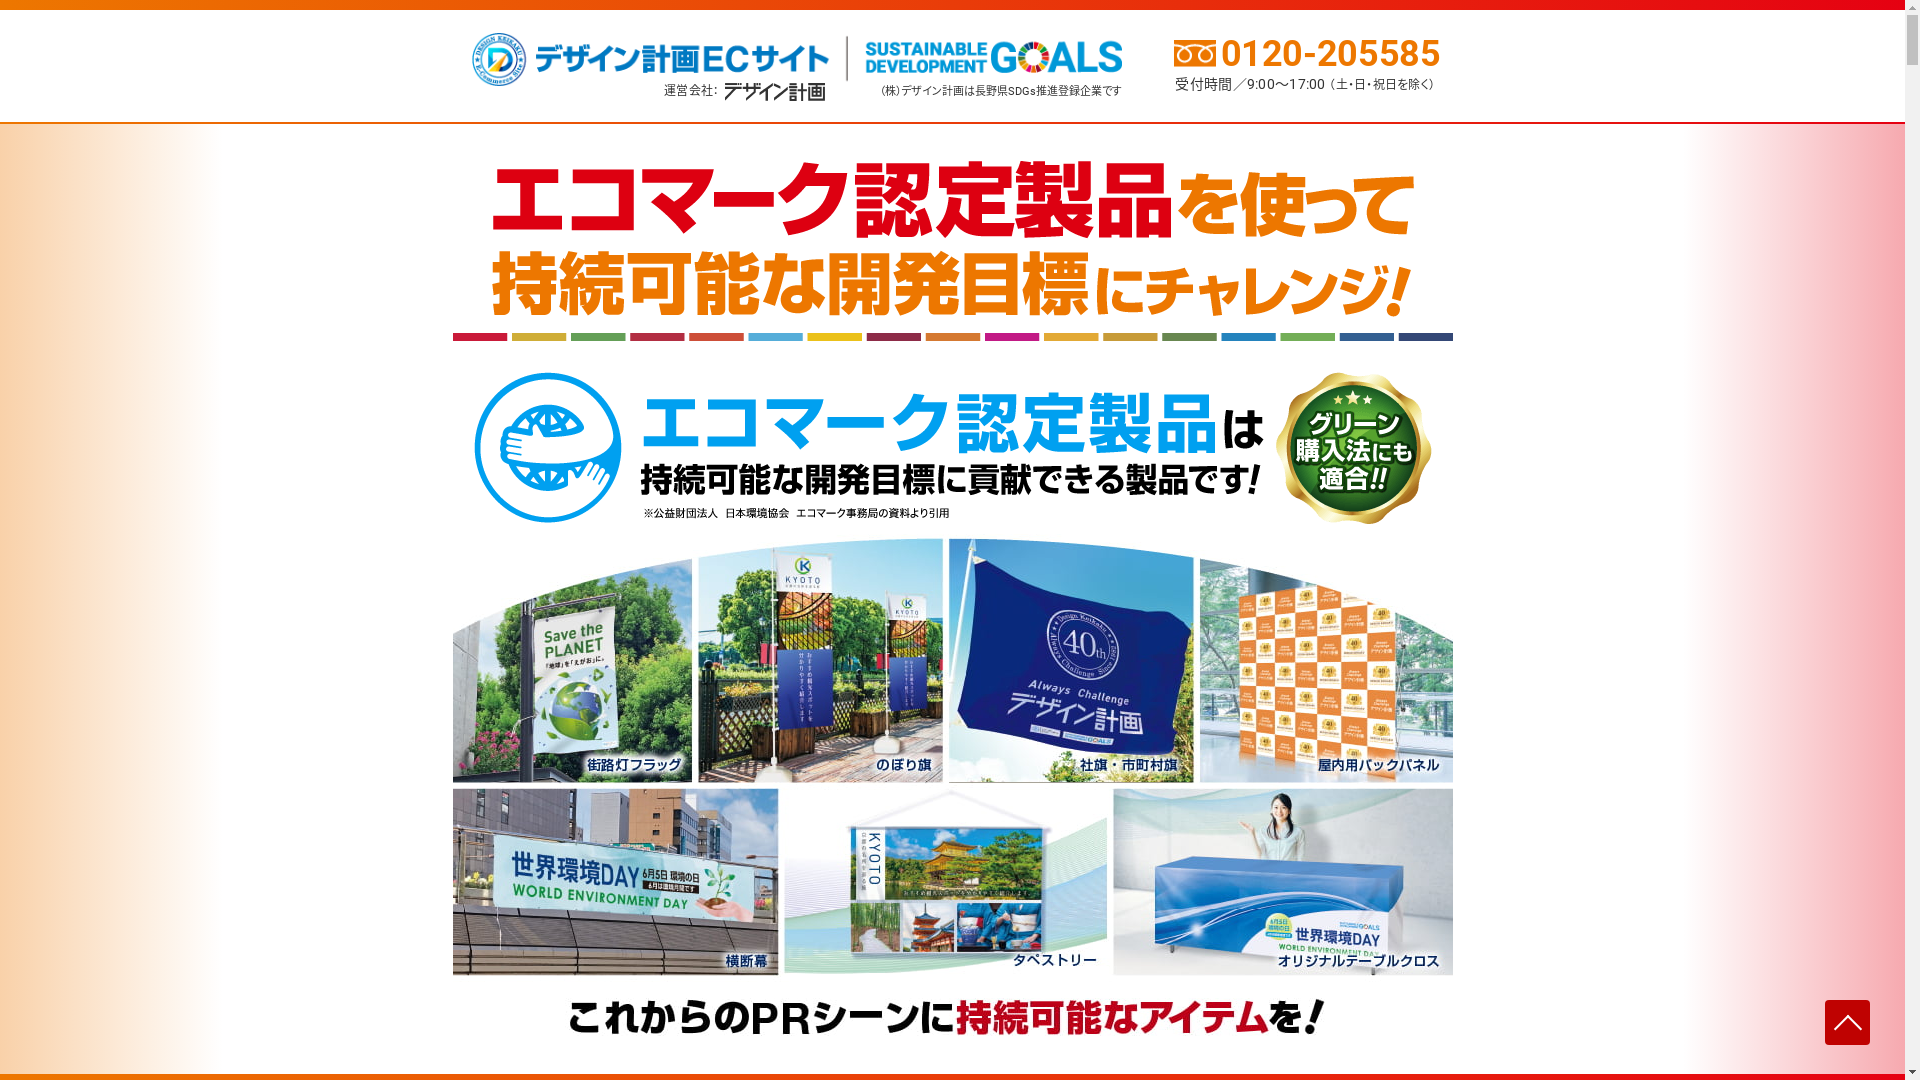  Describe the element at coordinates (1305, 49) in the screenshot. I see `'0120-205585'` at that location.